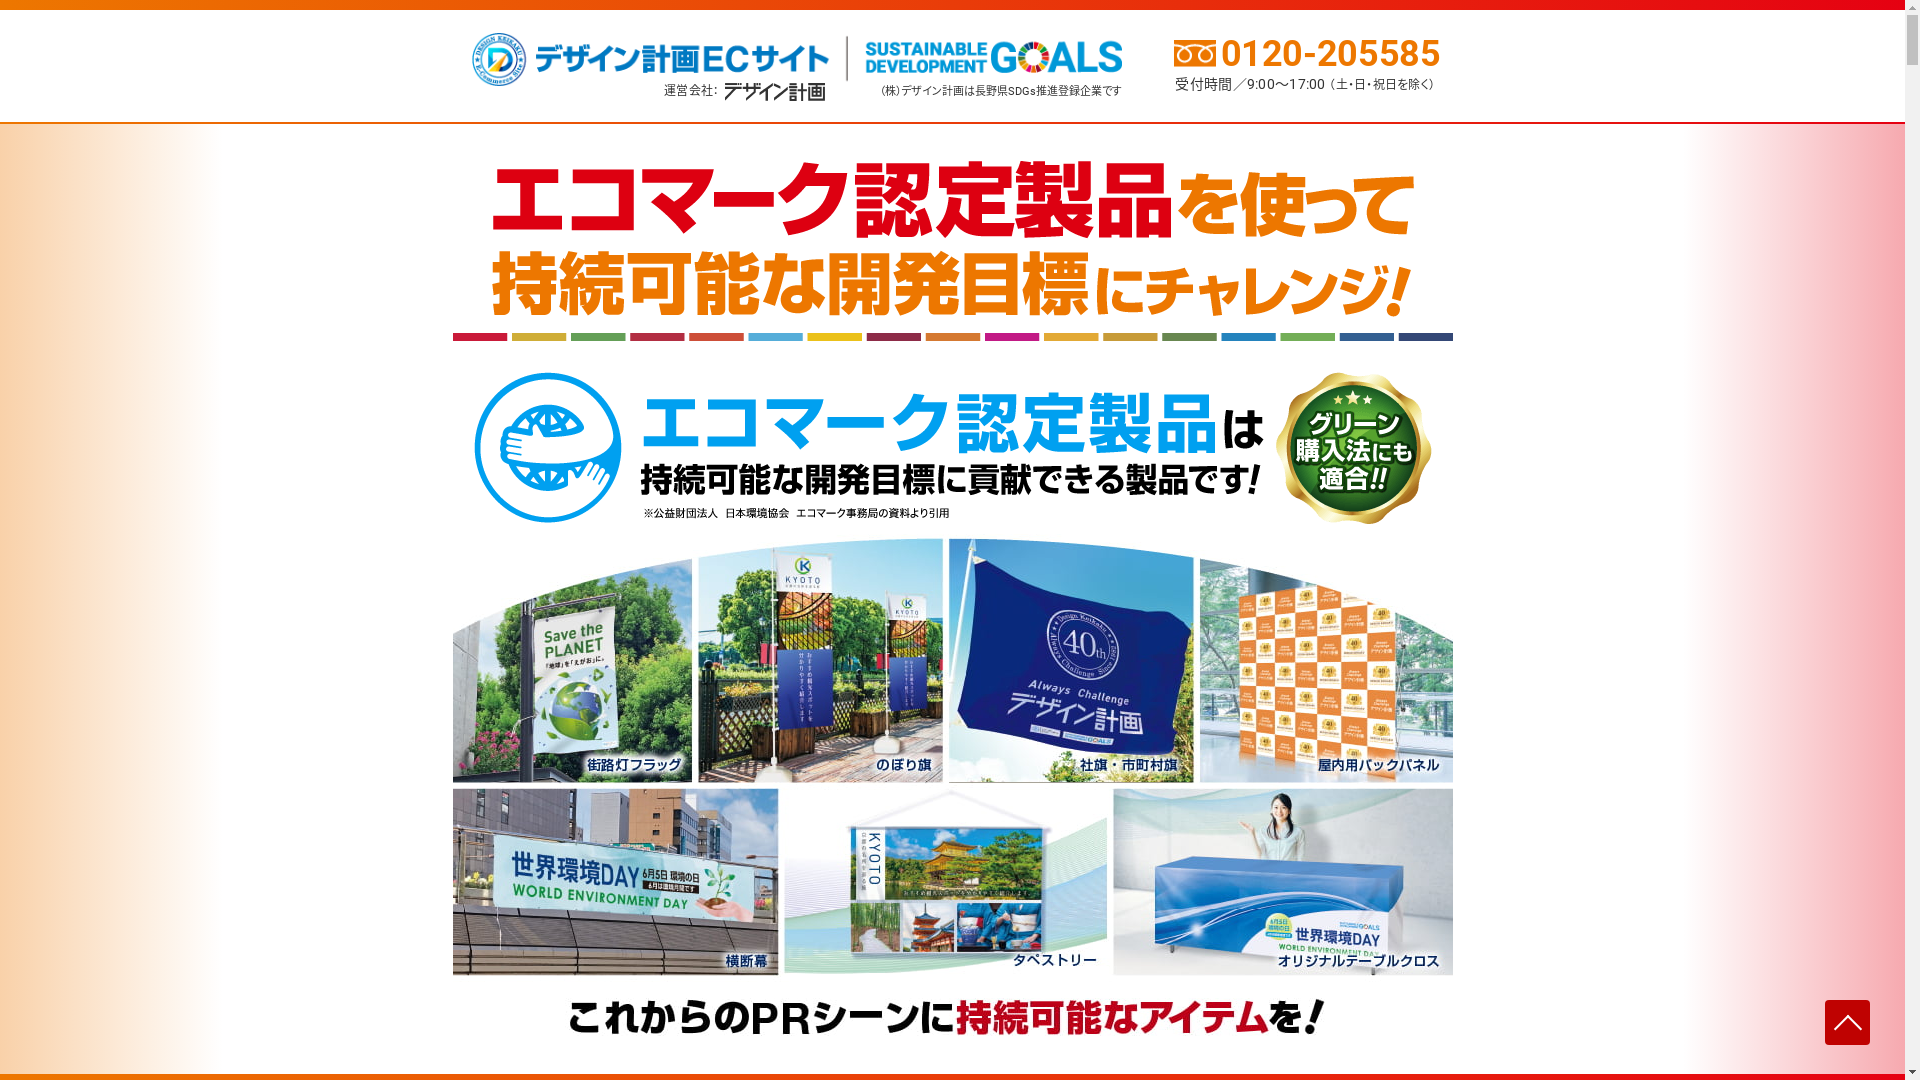  Describe the element at coordinates (1305, 49) in the screenshot. I see `'0120-205585'` at that location.